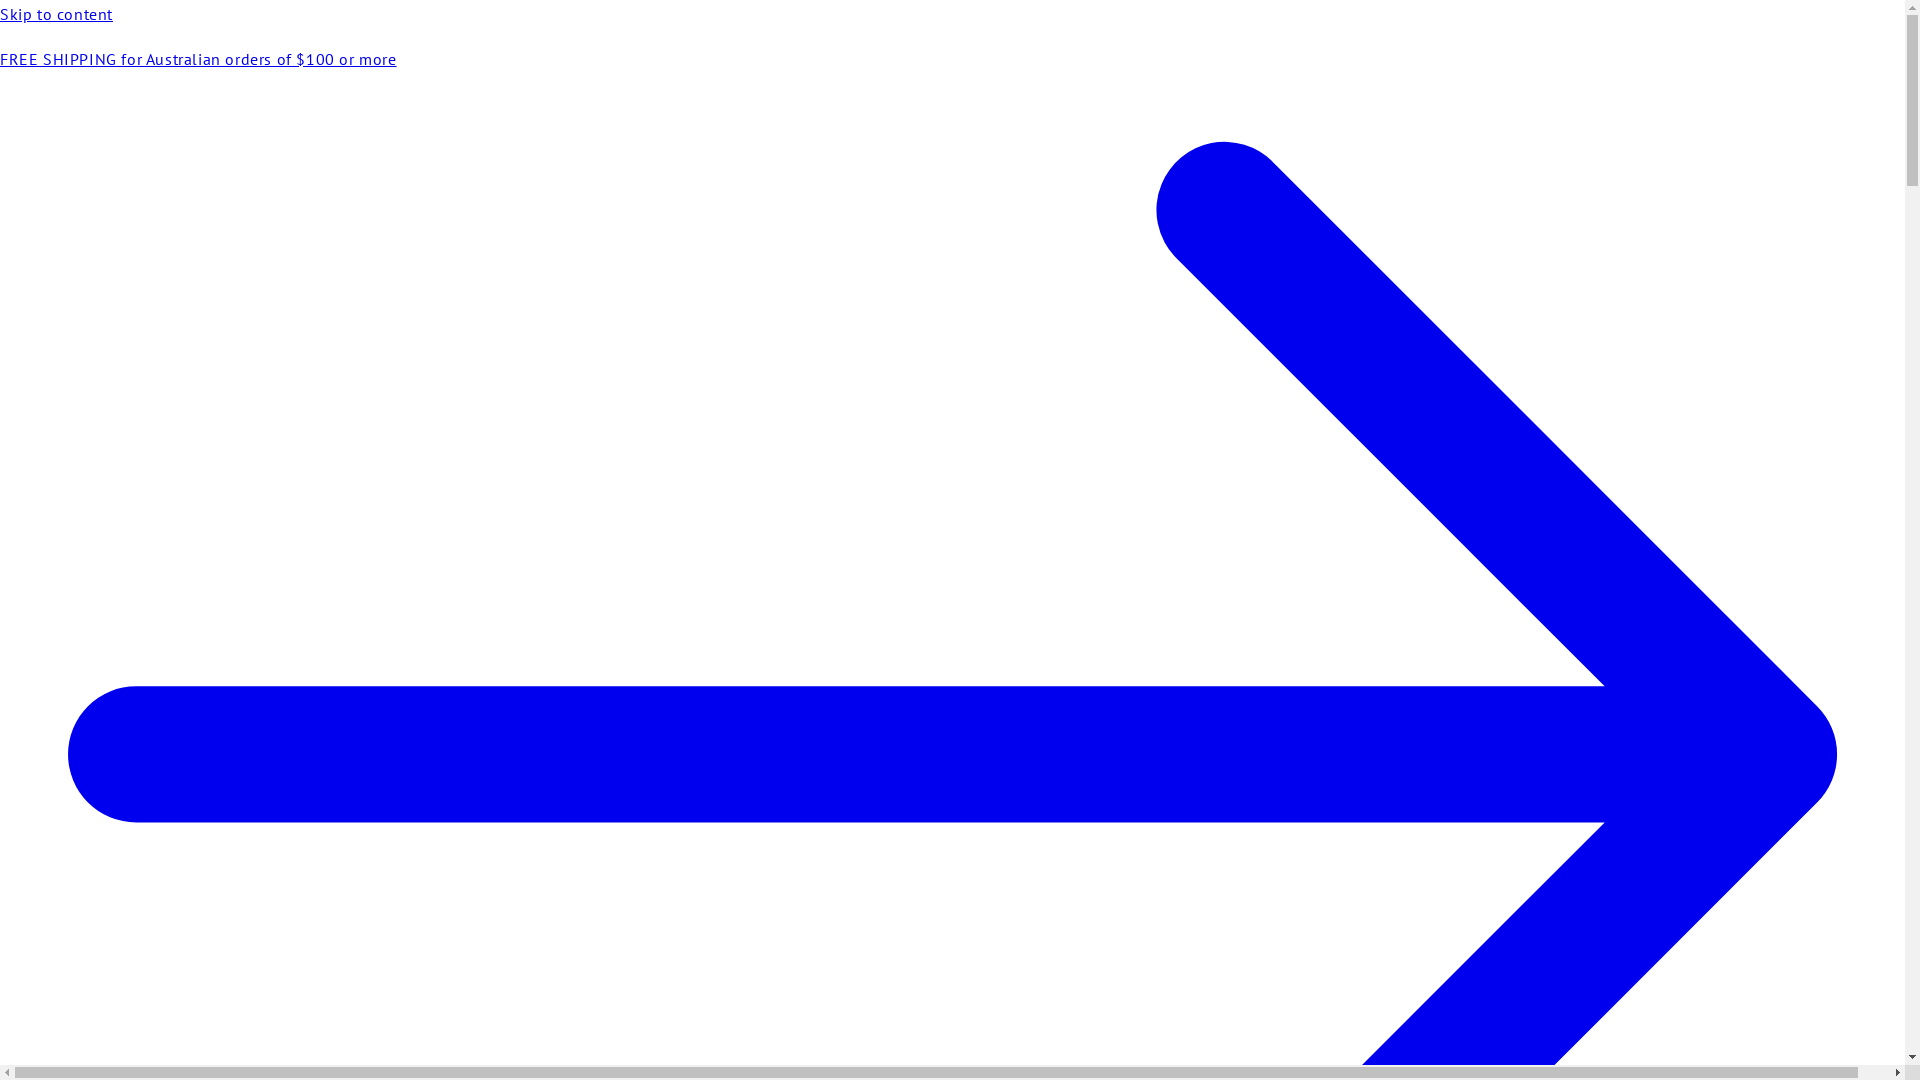 The width and height of the screenshot is (1920, 1080). What do you see at coordinates (0, 14) in the screenshot?
I see `'Skip to content'` at bounding box center [0, 14].